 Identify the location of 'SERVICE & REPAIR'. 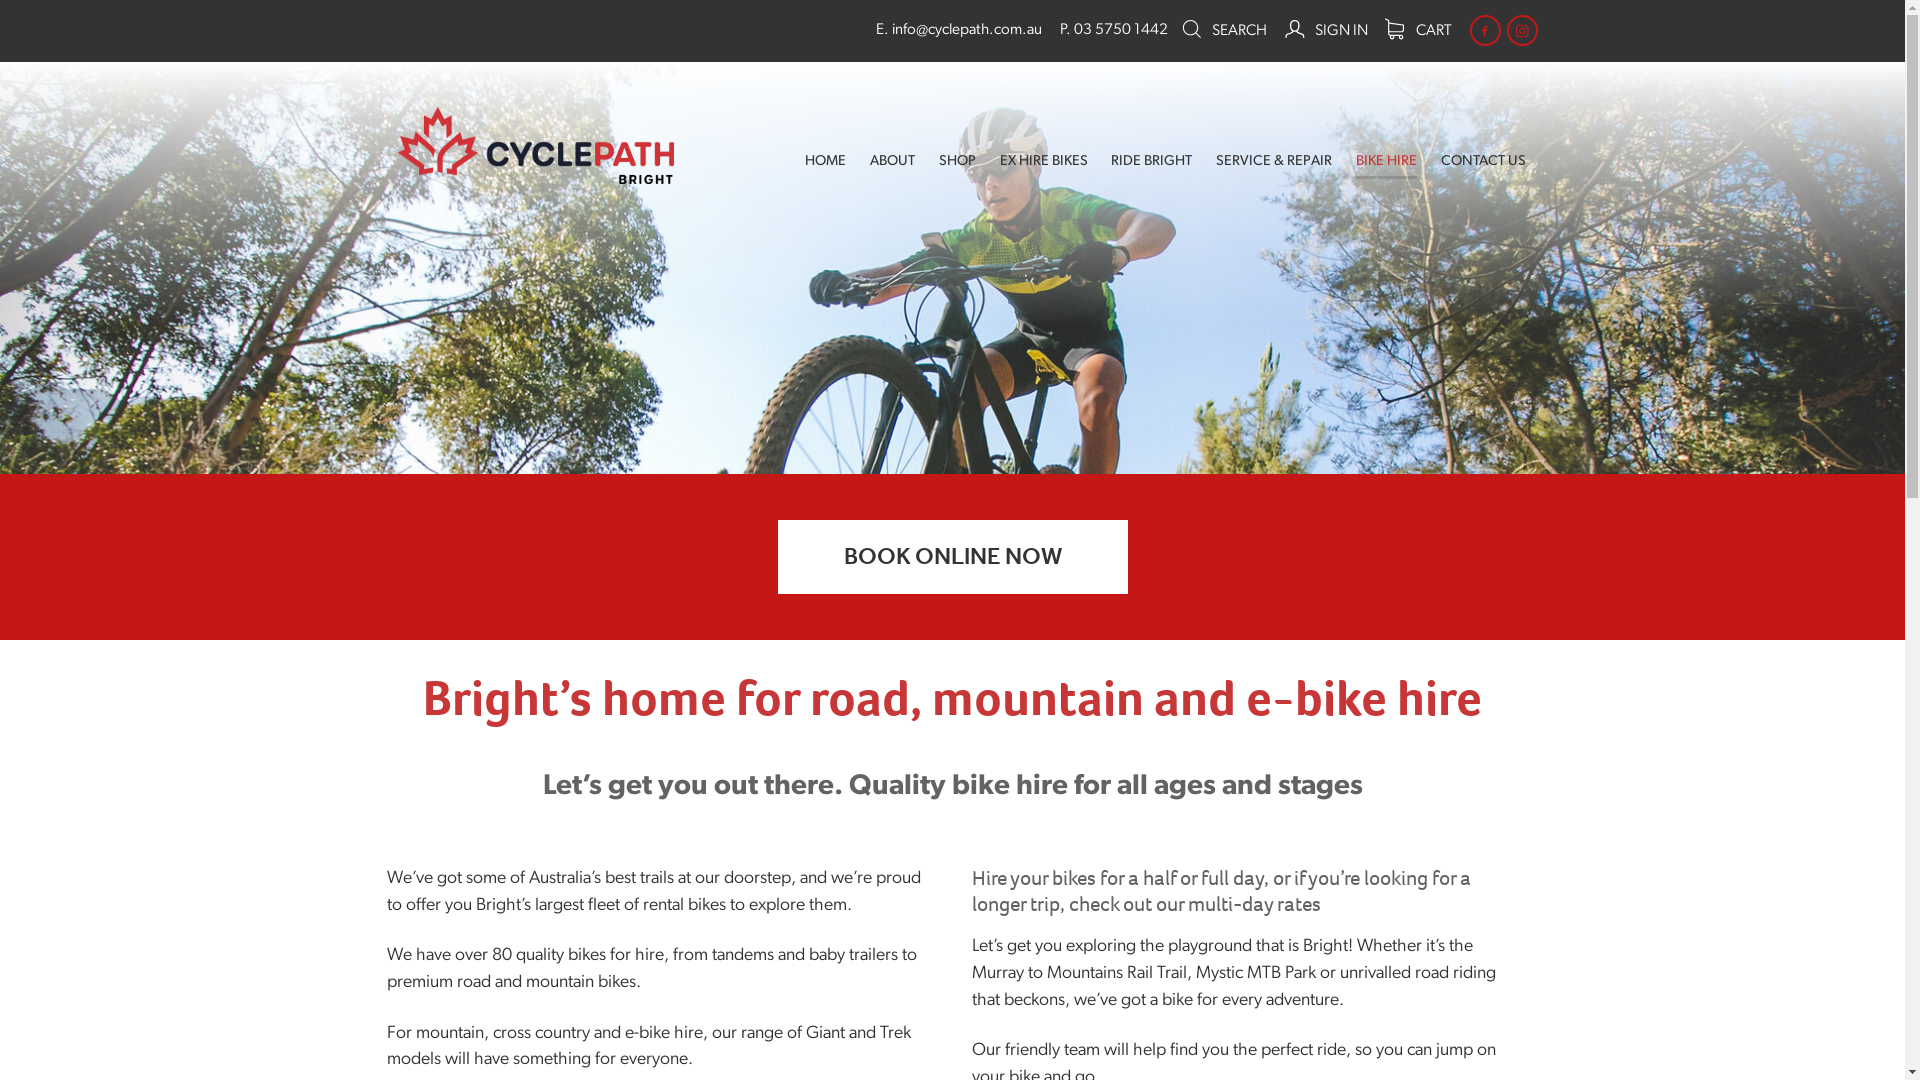
(1272, 161).